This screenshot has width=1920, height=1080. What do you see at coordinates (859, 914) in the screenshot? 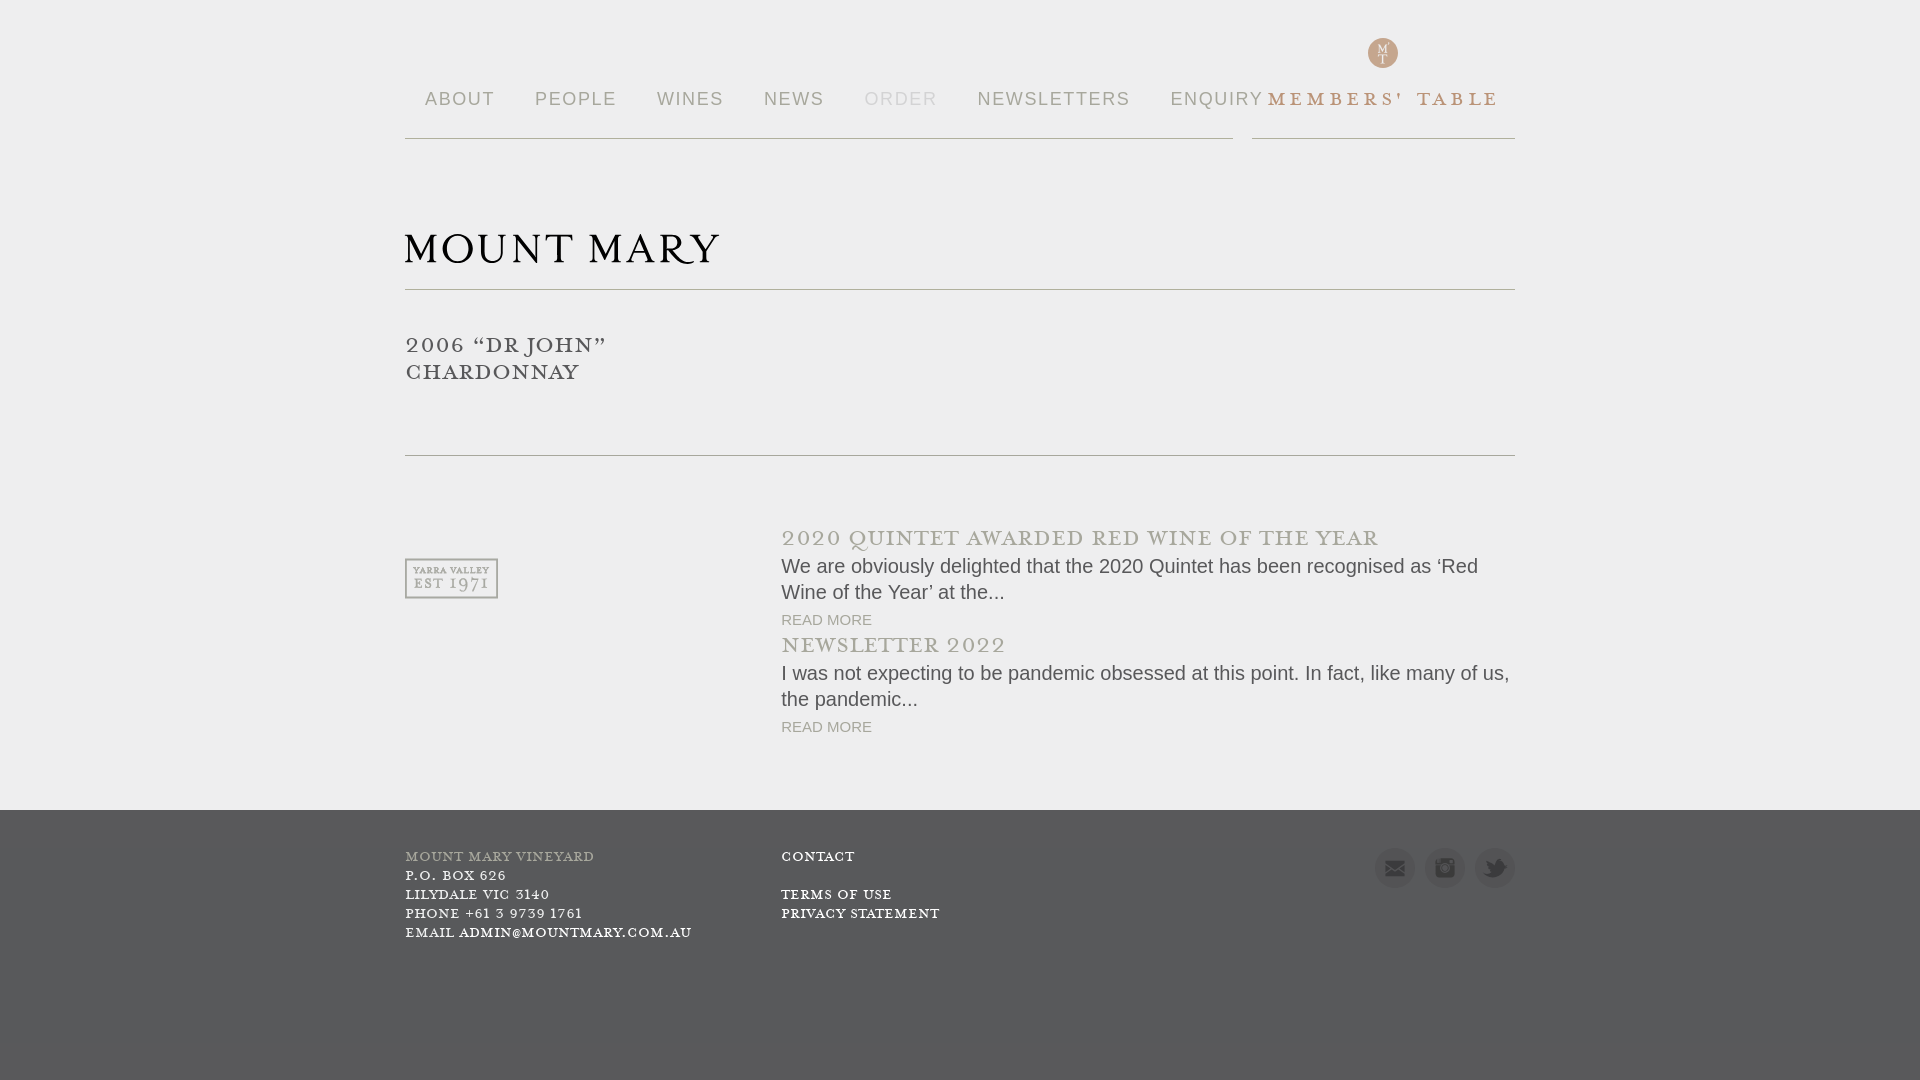
I see `'PRIVACY STATEMENT'` at bounding box center [859, 914].